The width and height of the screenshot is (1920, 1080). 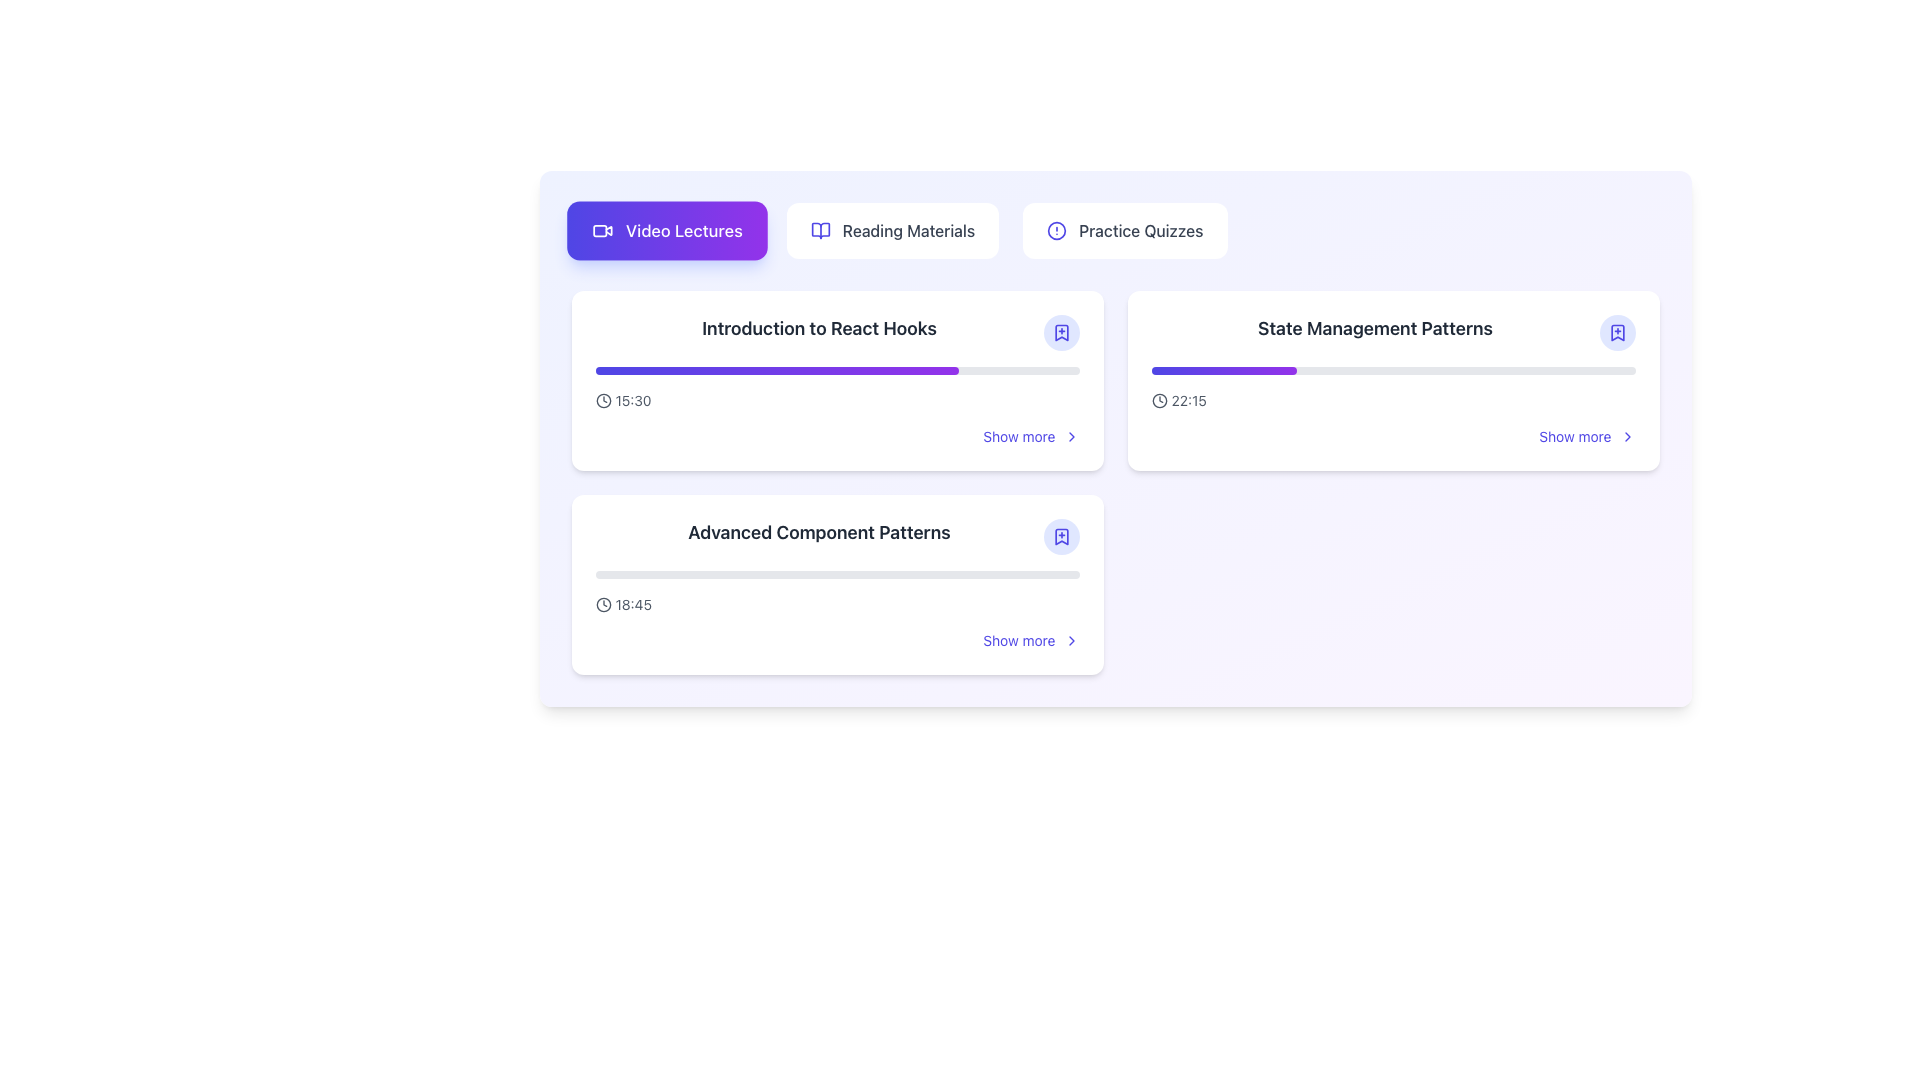 I want to click on the 'Show more' link located at the bottom-right corner of the panel for 'State Management Patterns', so click(x=1586, y=435).